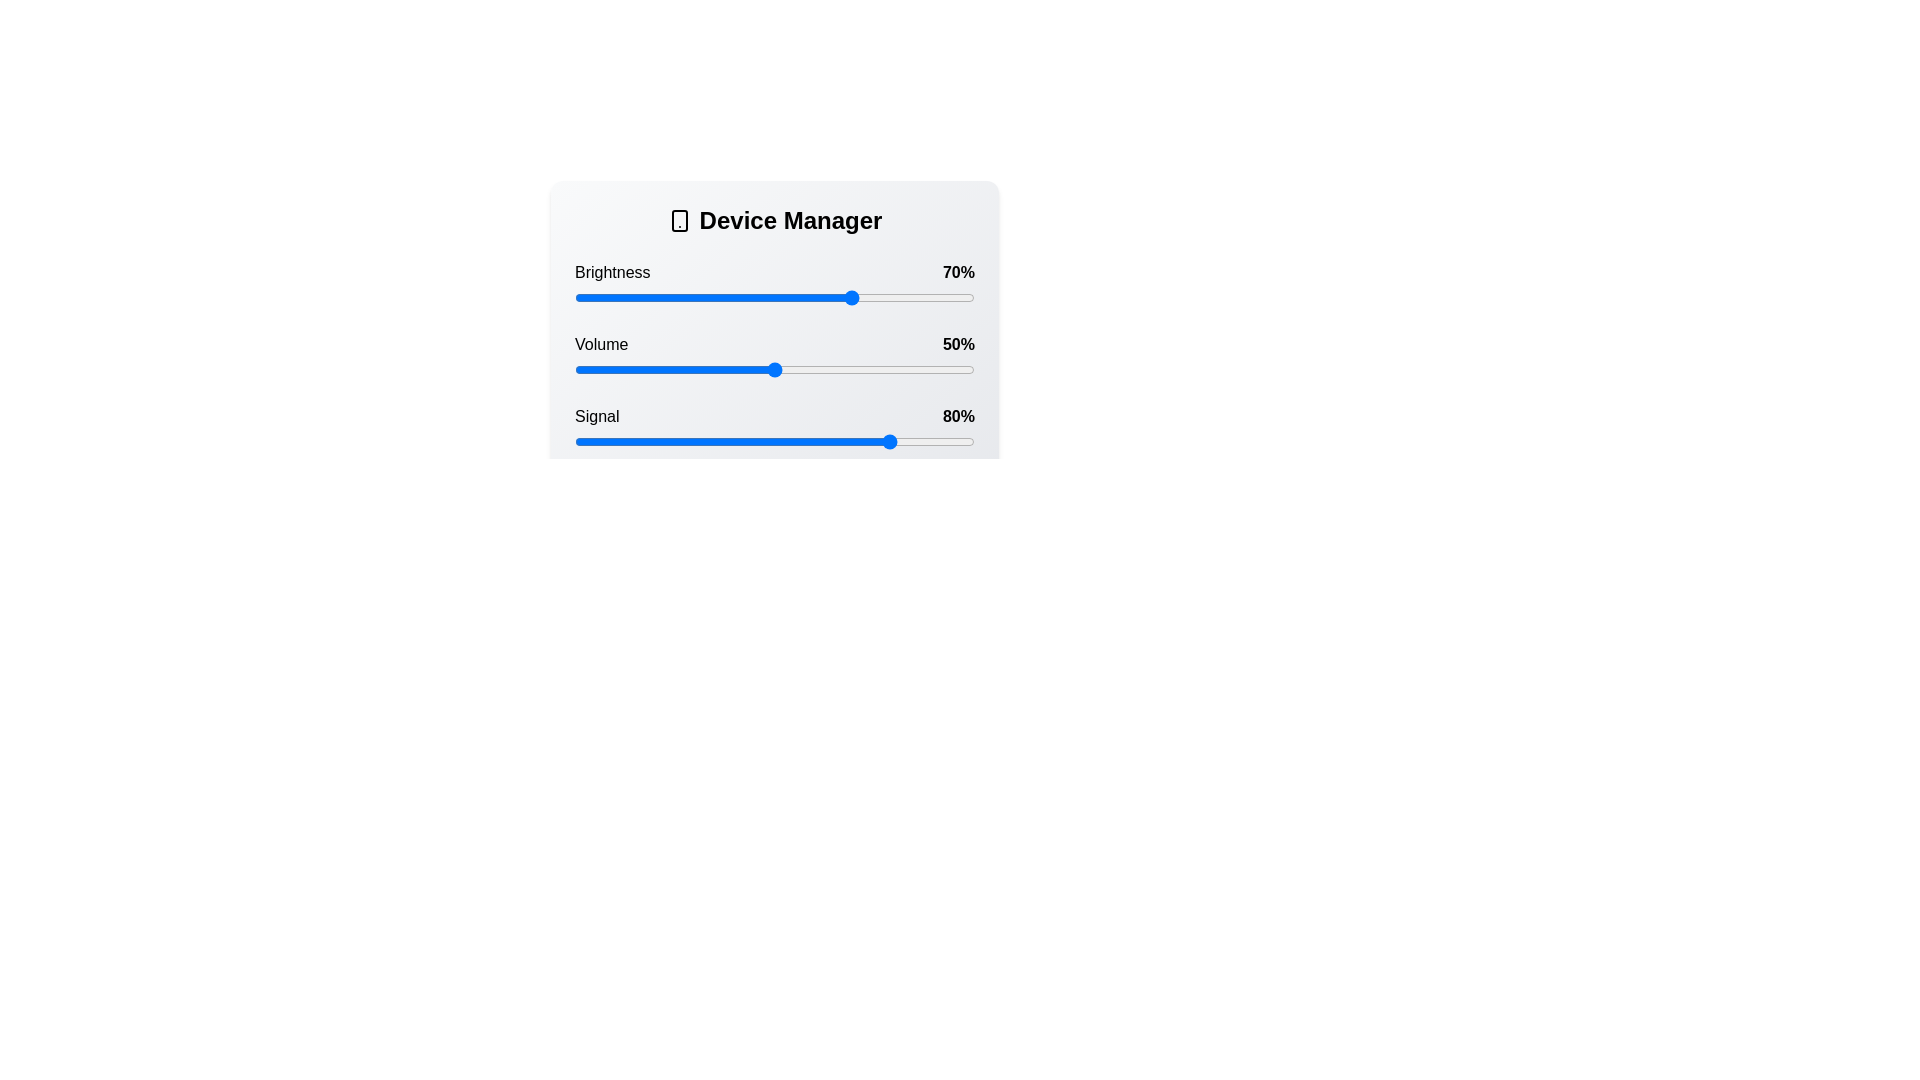  Describe the element at coordinates (602, 297) in the screenshot. I see `the brightness slider to 7%` at that location.